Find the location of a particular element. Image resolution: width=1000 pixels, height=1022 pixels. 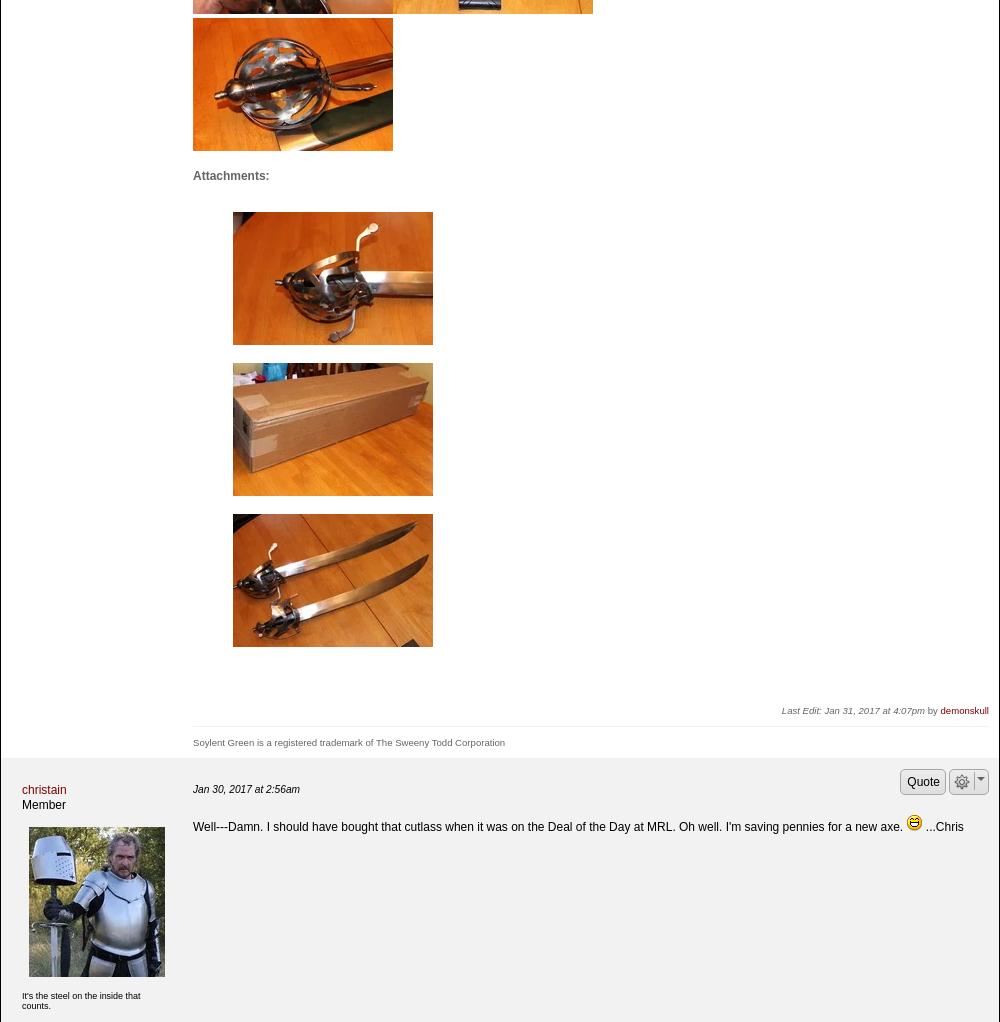

'demonskull' is located at coordinates (963, 710).